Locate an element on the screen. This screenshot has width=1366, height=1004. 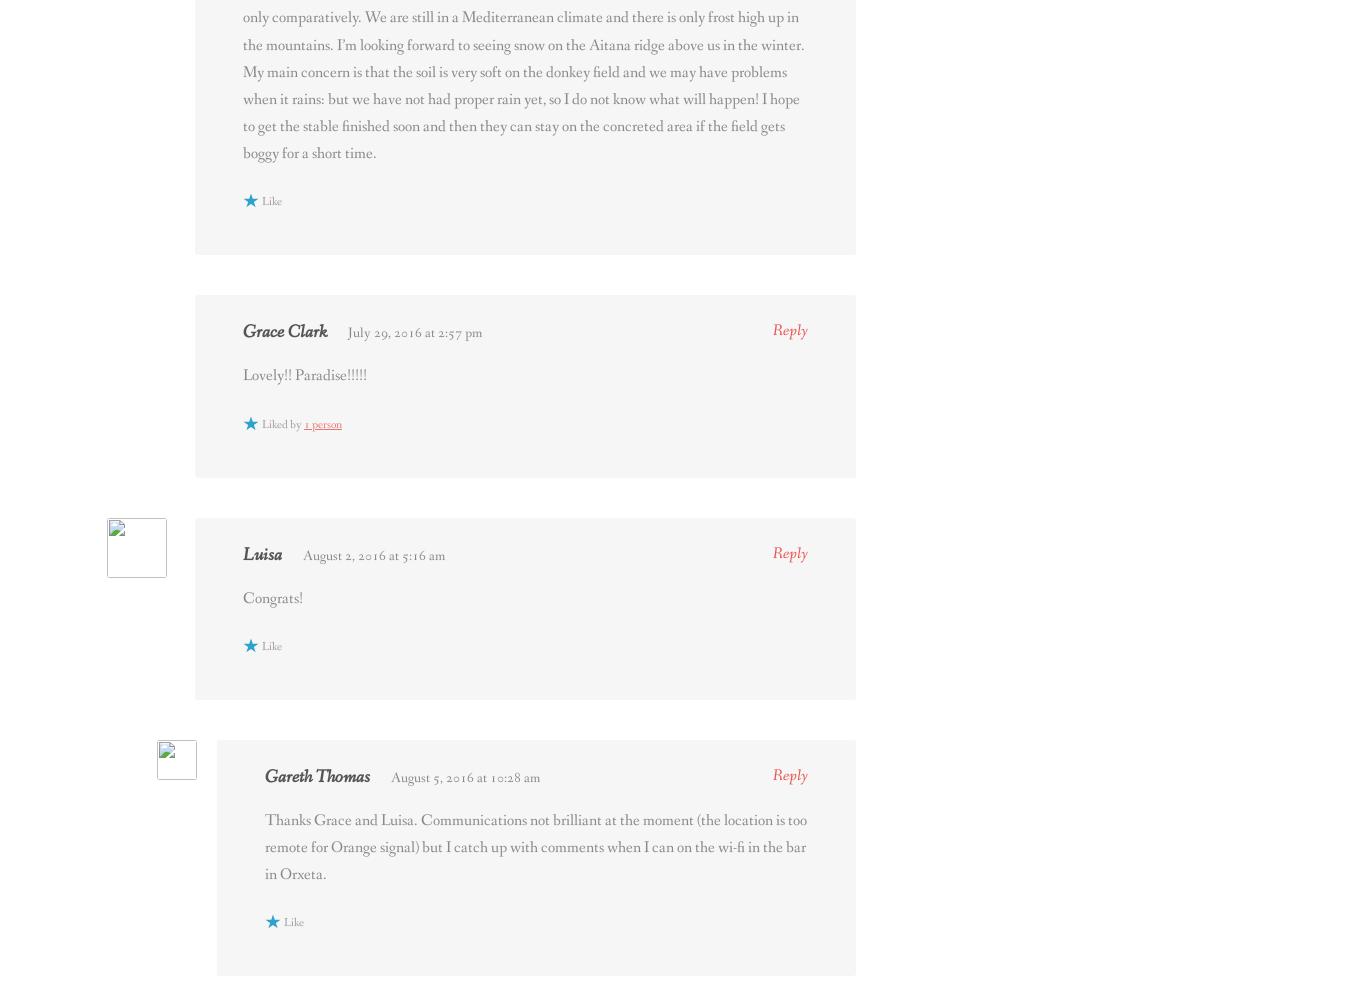
'Liked by' is located at coordinates (261, 422).